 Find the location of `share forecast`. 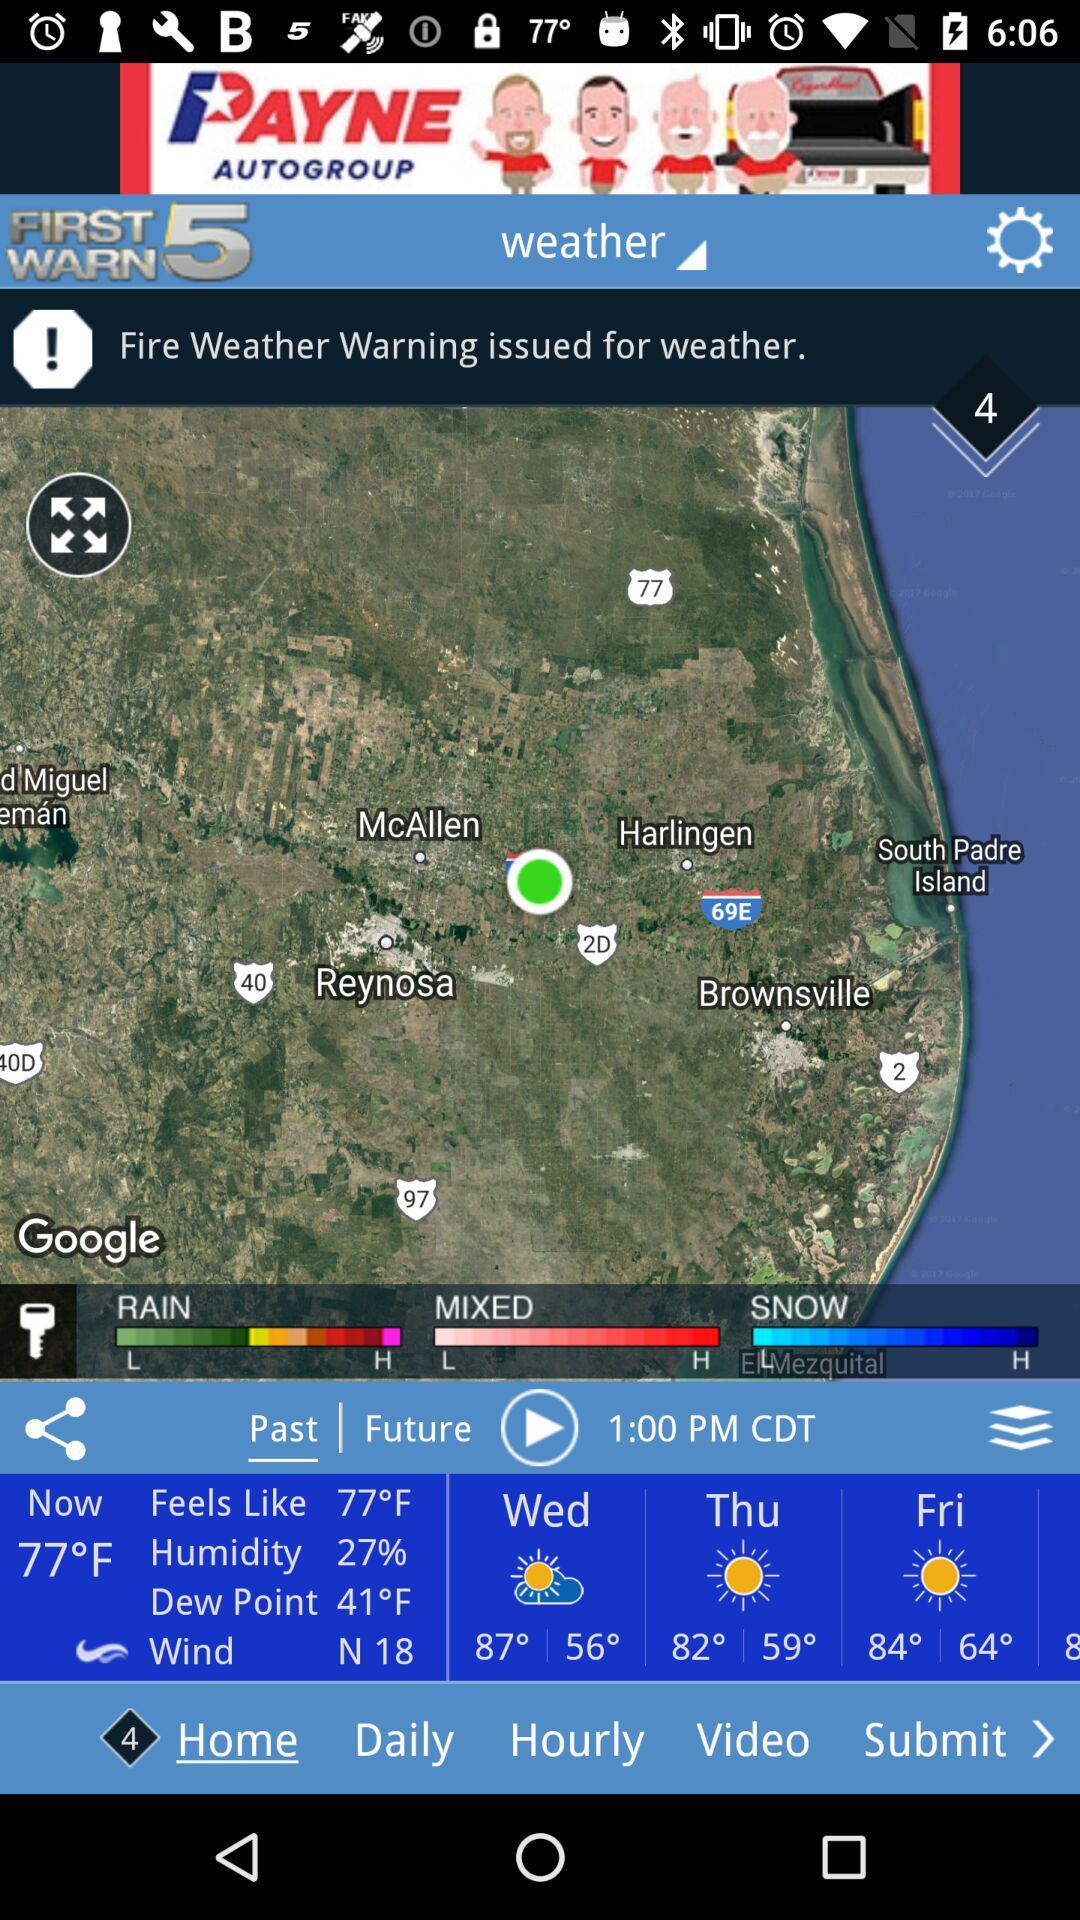

share forecast is located at coordinates (58, 1426).